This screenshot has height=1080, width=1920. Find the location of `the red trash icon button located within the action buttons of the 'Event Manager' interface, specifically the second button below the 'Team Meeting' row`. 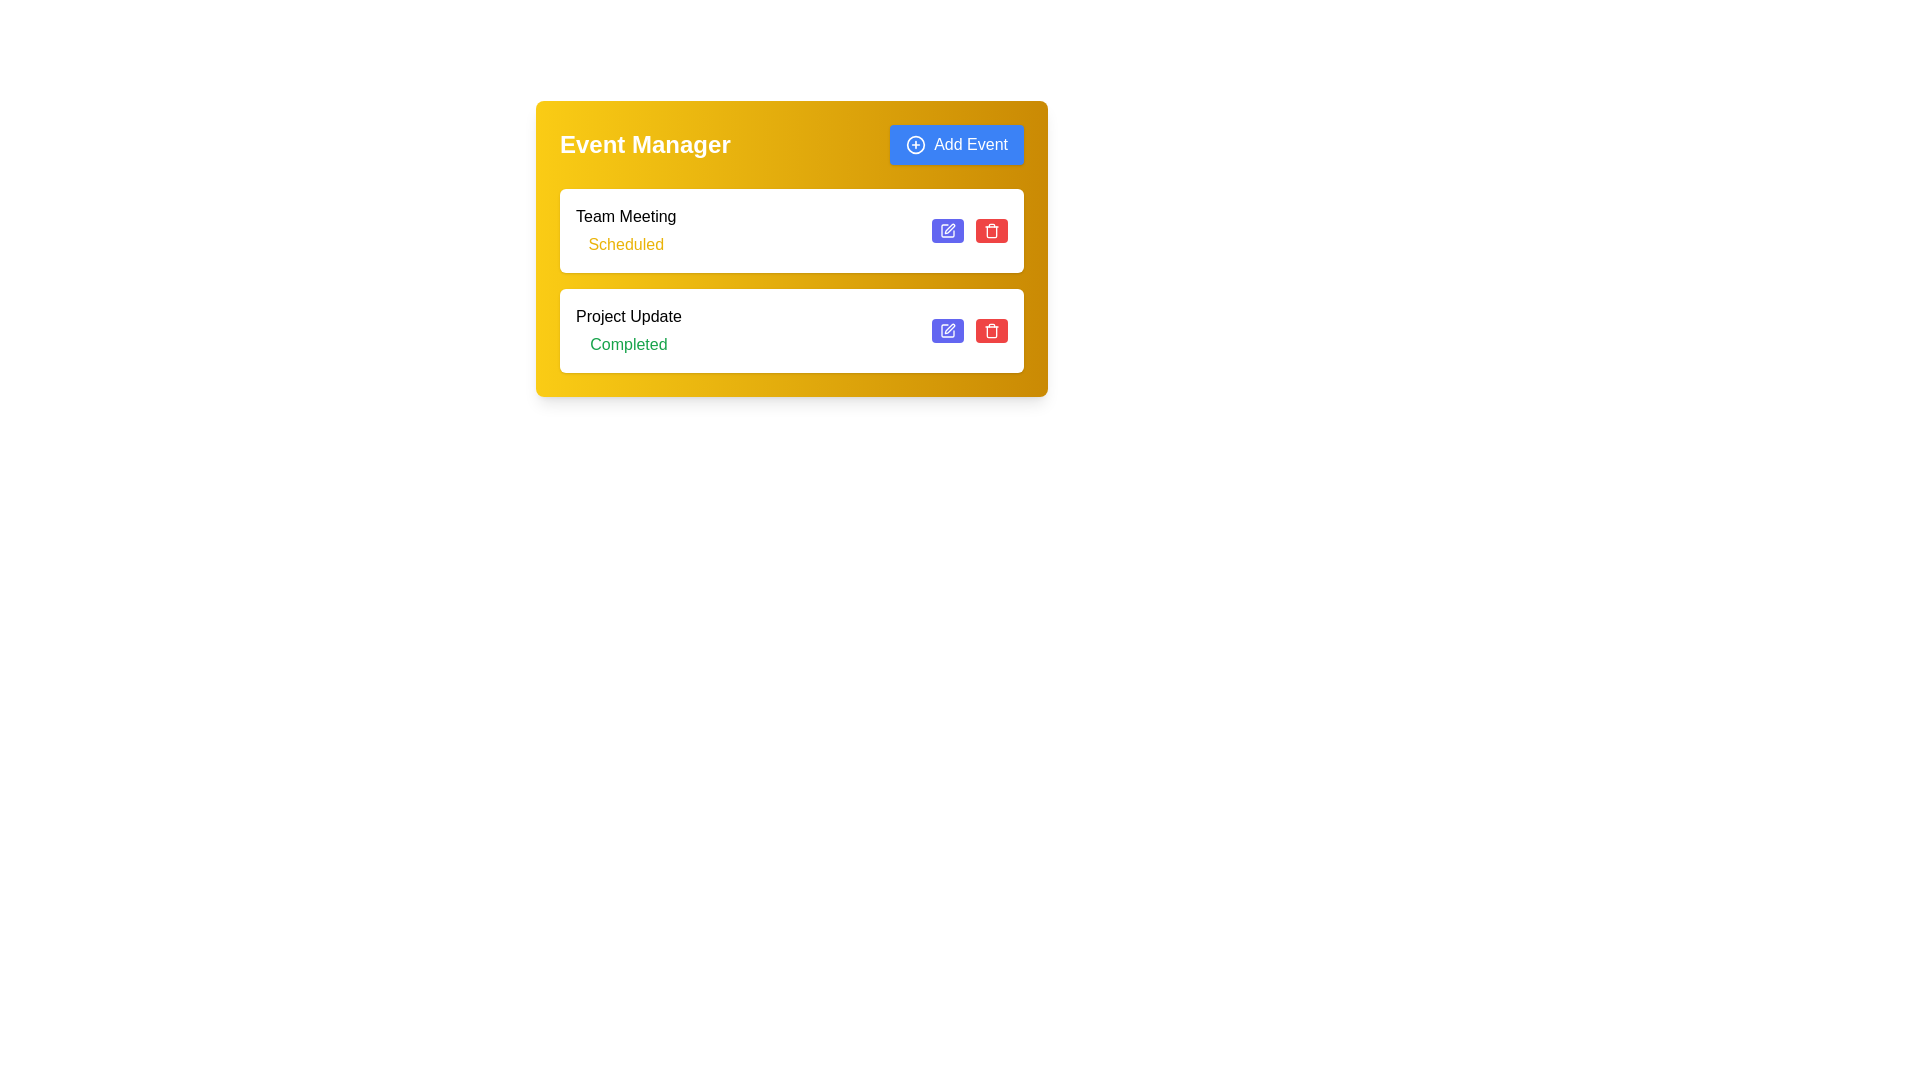

the red trash icon button located within the action buttons of the 'Event Manager' interface, specifically the second button below the 'Team Meeting' row is located at coordinates (992, 230).